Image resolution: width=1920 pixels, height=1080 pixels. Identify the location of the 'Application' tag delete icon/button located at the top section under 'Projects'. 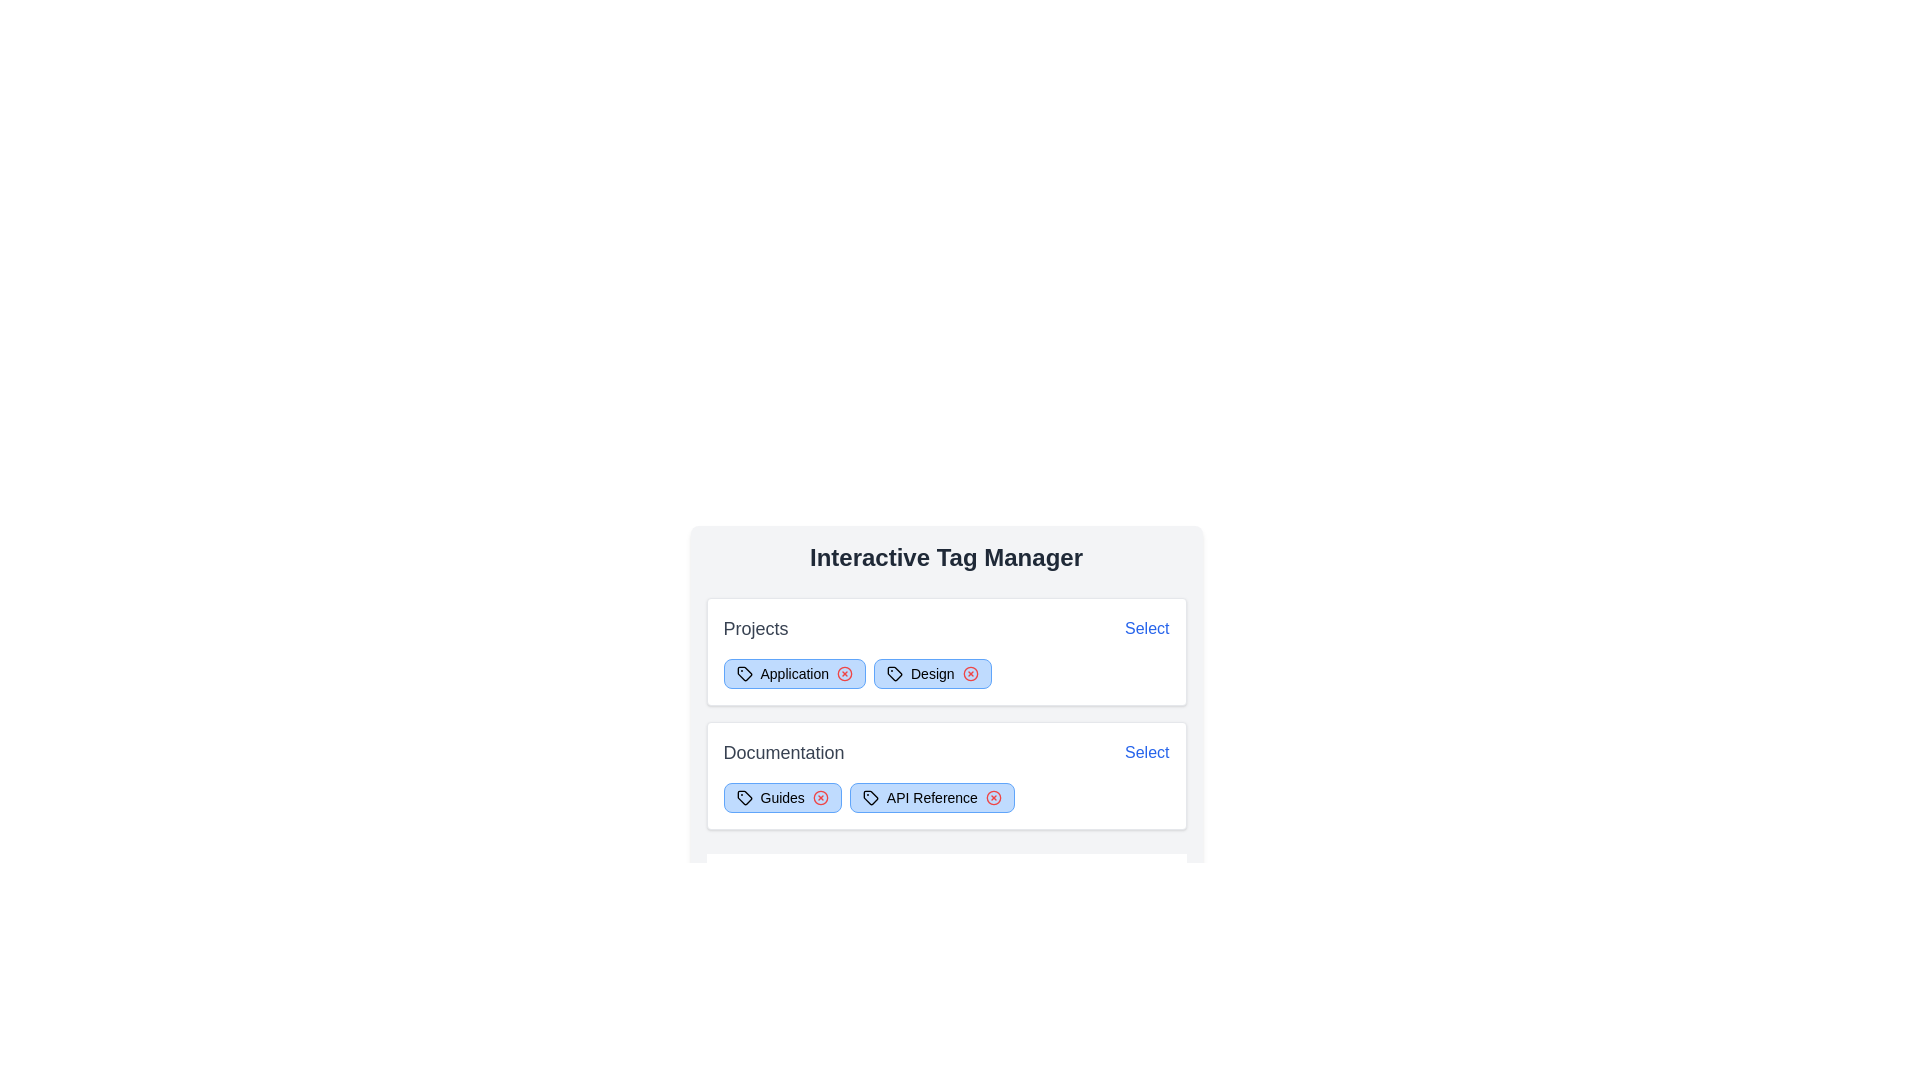
(844, 674).